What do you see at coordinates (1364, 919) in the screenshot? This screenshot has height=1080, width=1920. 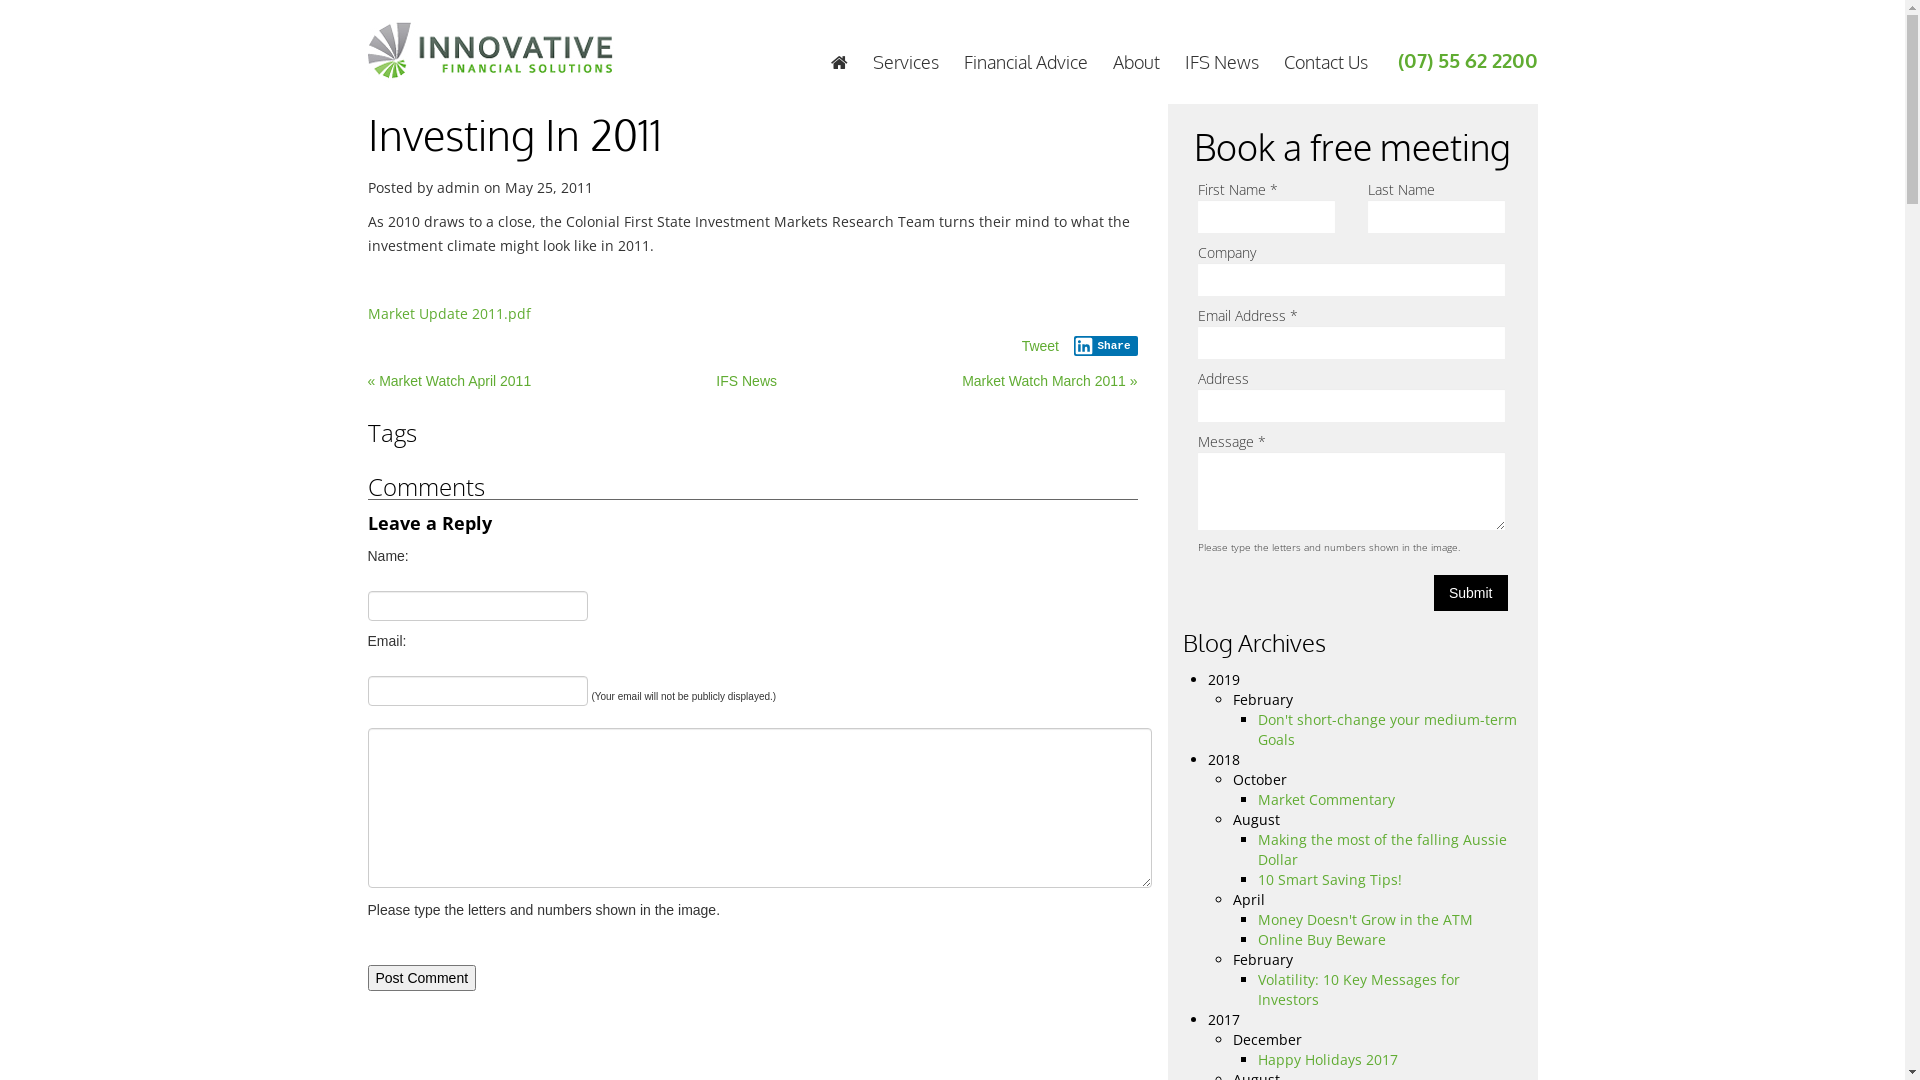 I see `'Money Doesn't Grow in the ATM'` at bounding box center [1364, 919].